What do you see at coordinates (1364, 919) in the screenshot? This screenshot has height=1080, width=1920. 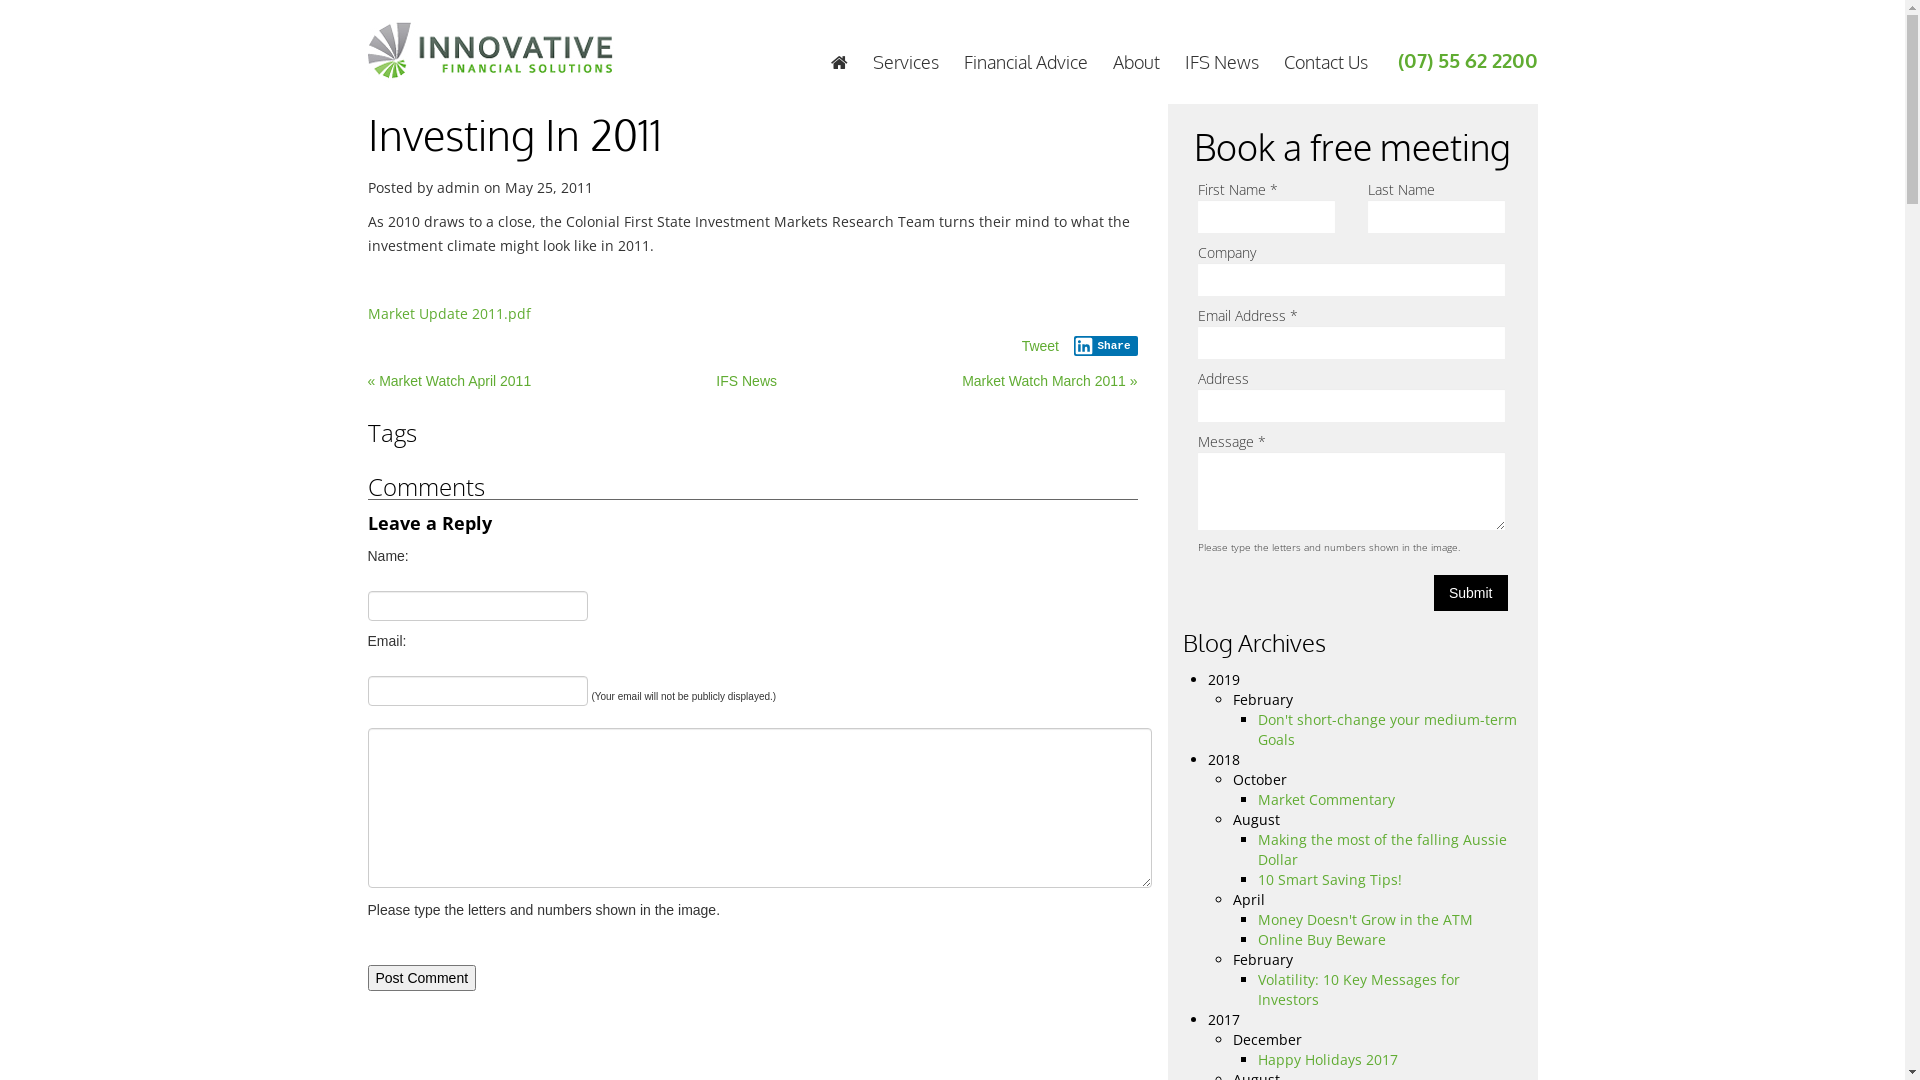 I see `'Money Doesn't Grow in the ATM'` at bounding box center [1364, 919].